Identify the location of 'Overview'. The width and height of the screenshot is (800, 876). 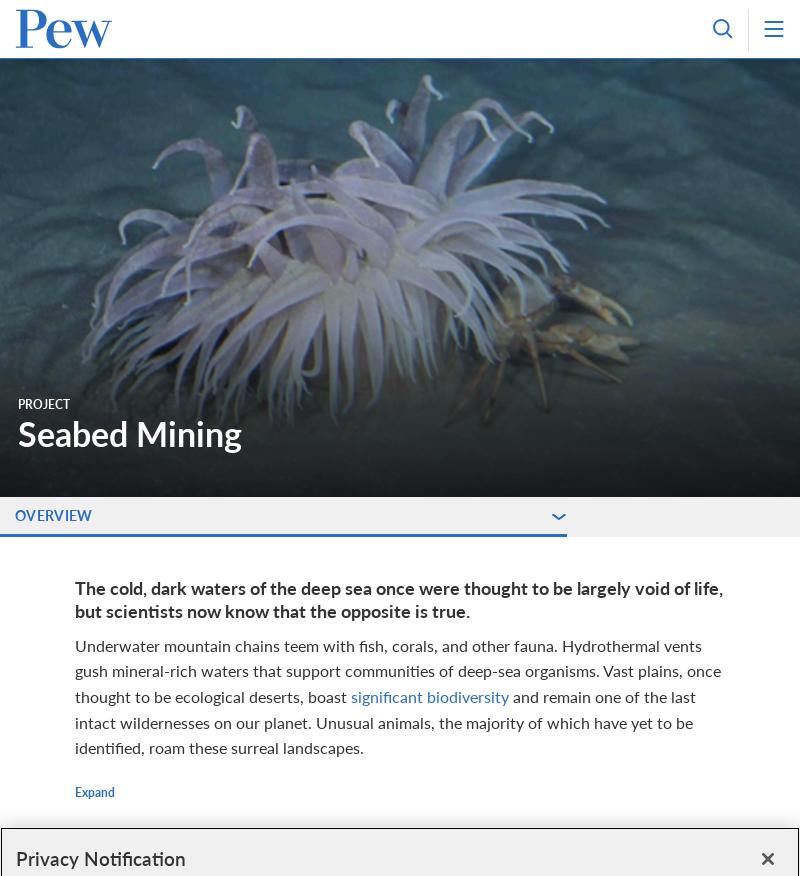
(14, 514).